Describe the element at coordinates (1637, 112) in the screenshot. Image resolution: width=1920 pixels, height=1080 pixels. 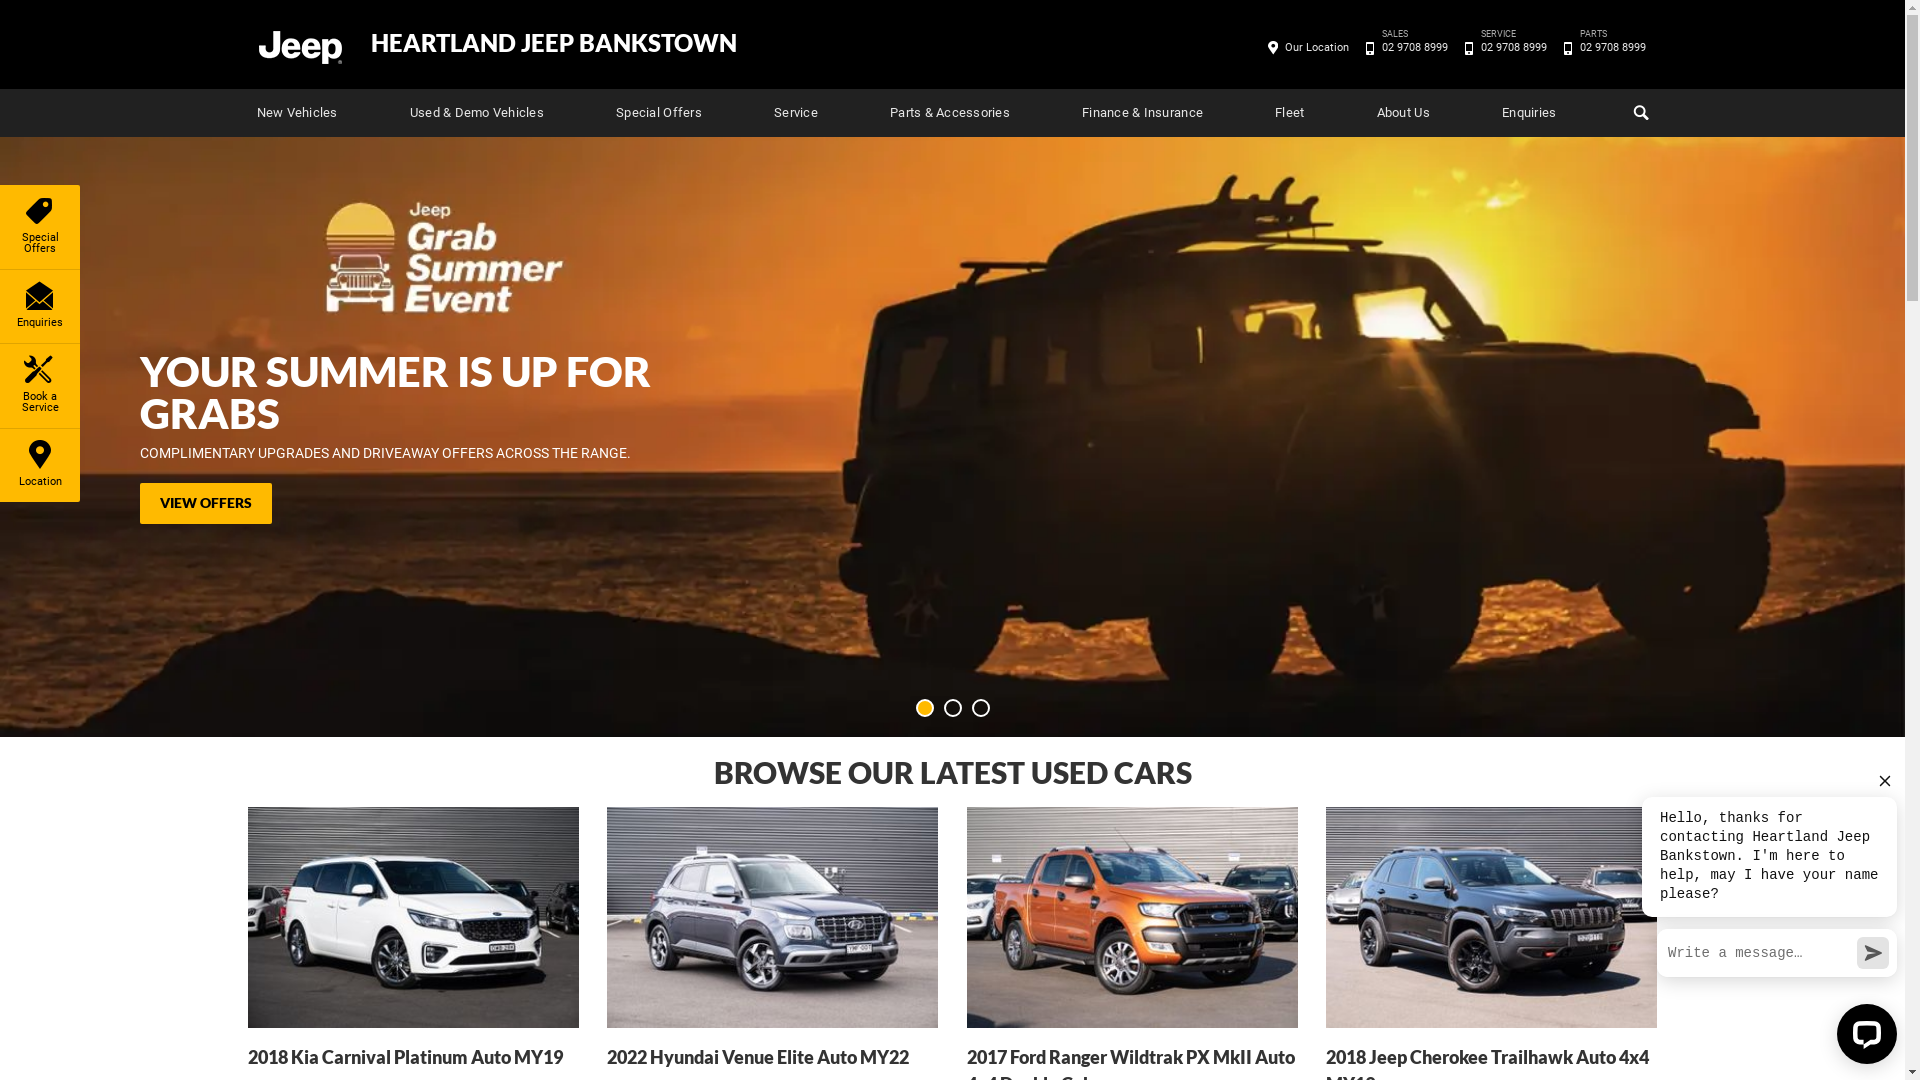
I see `'Search'` at that location.